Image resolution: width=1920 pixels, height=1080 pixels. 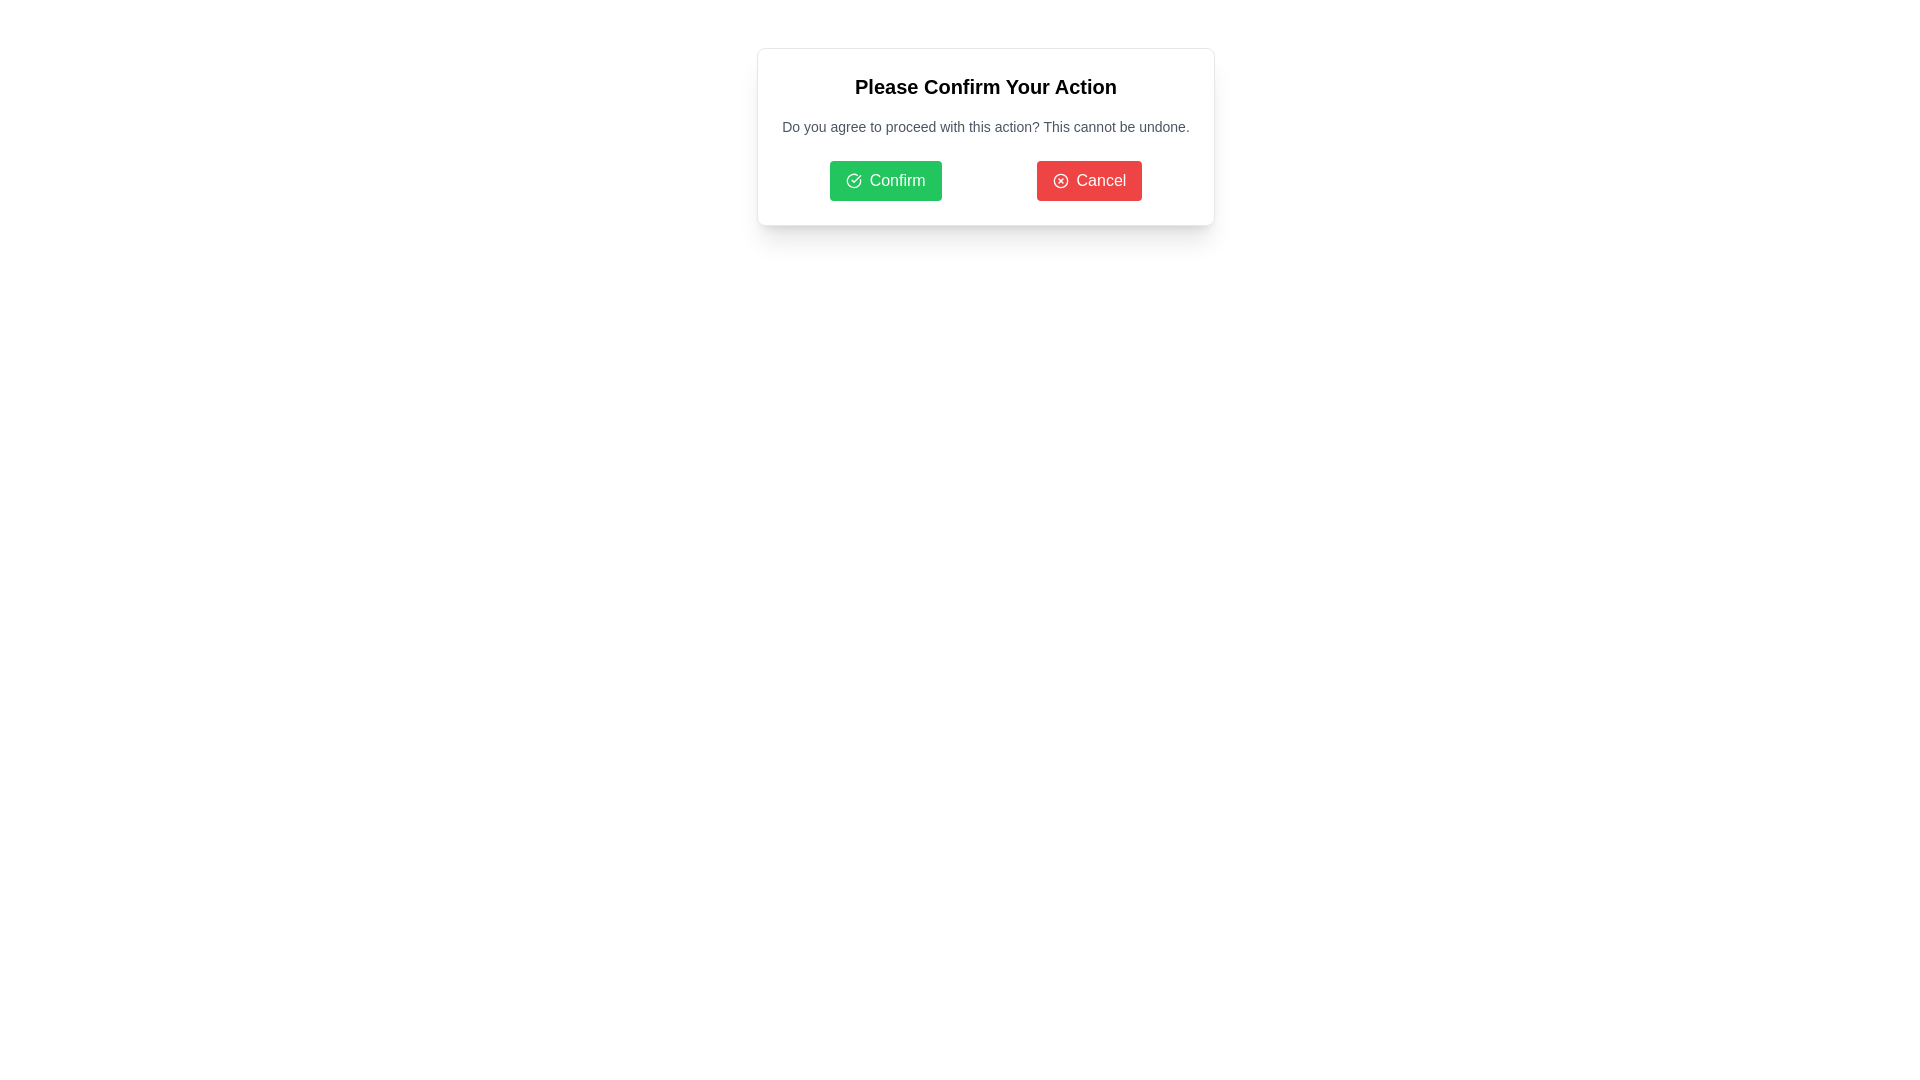 I want to click on the confirmation action button located within the confirmation dialog, so click(x=884, y=181).